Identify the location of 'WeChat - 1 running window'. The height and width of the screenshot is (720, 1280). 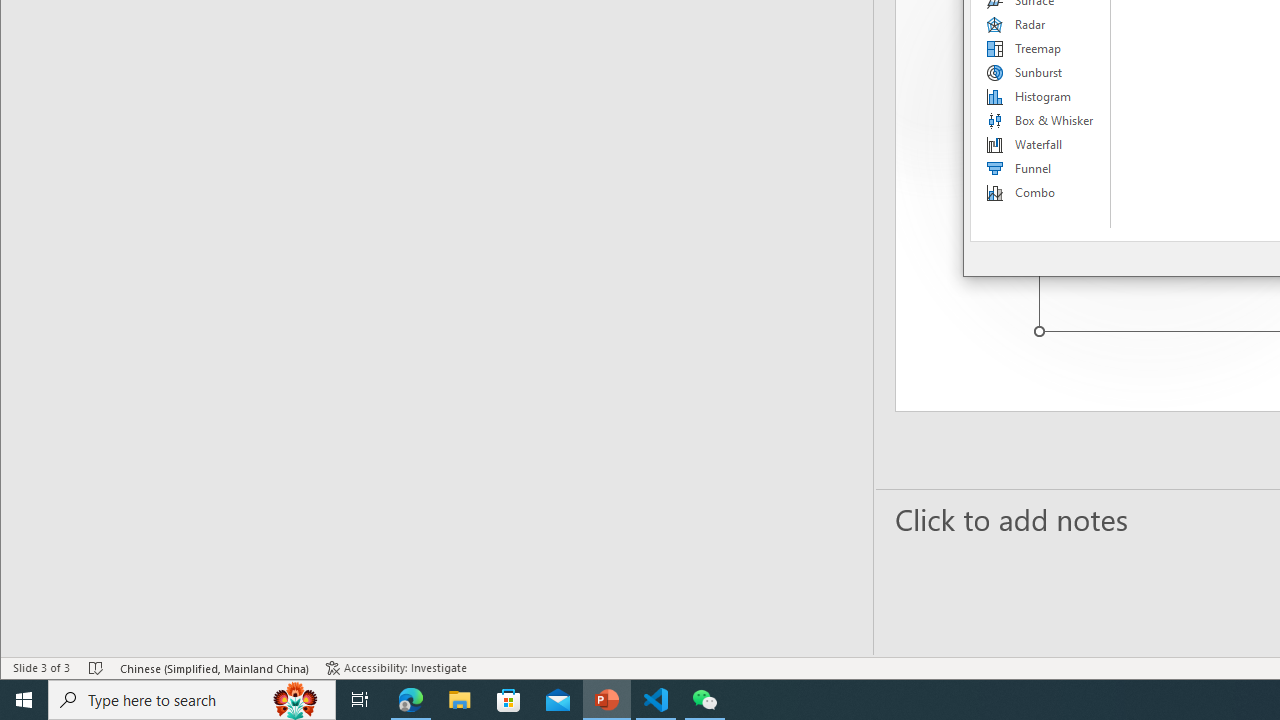
(705, 698).